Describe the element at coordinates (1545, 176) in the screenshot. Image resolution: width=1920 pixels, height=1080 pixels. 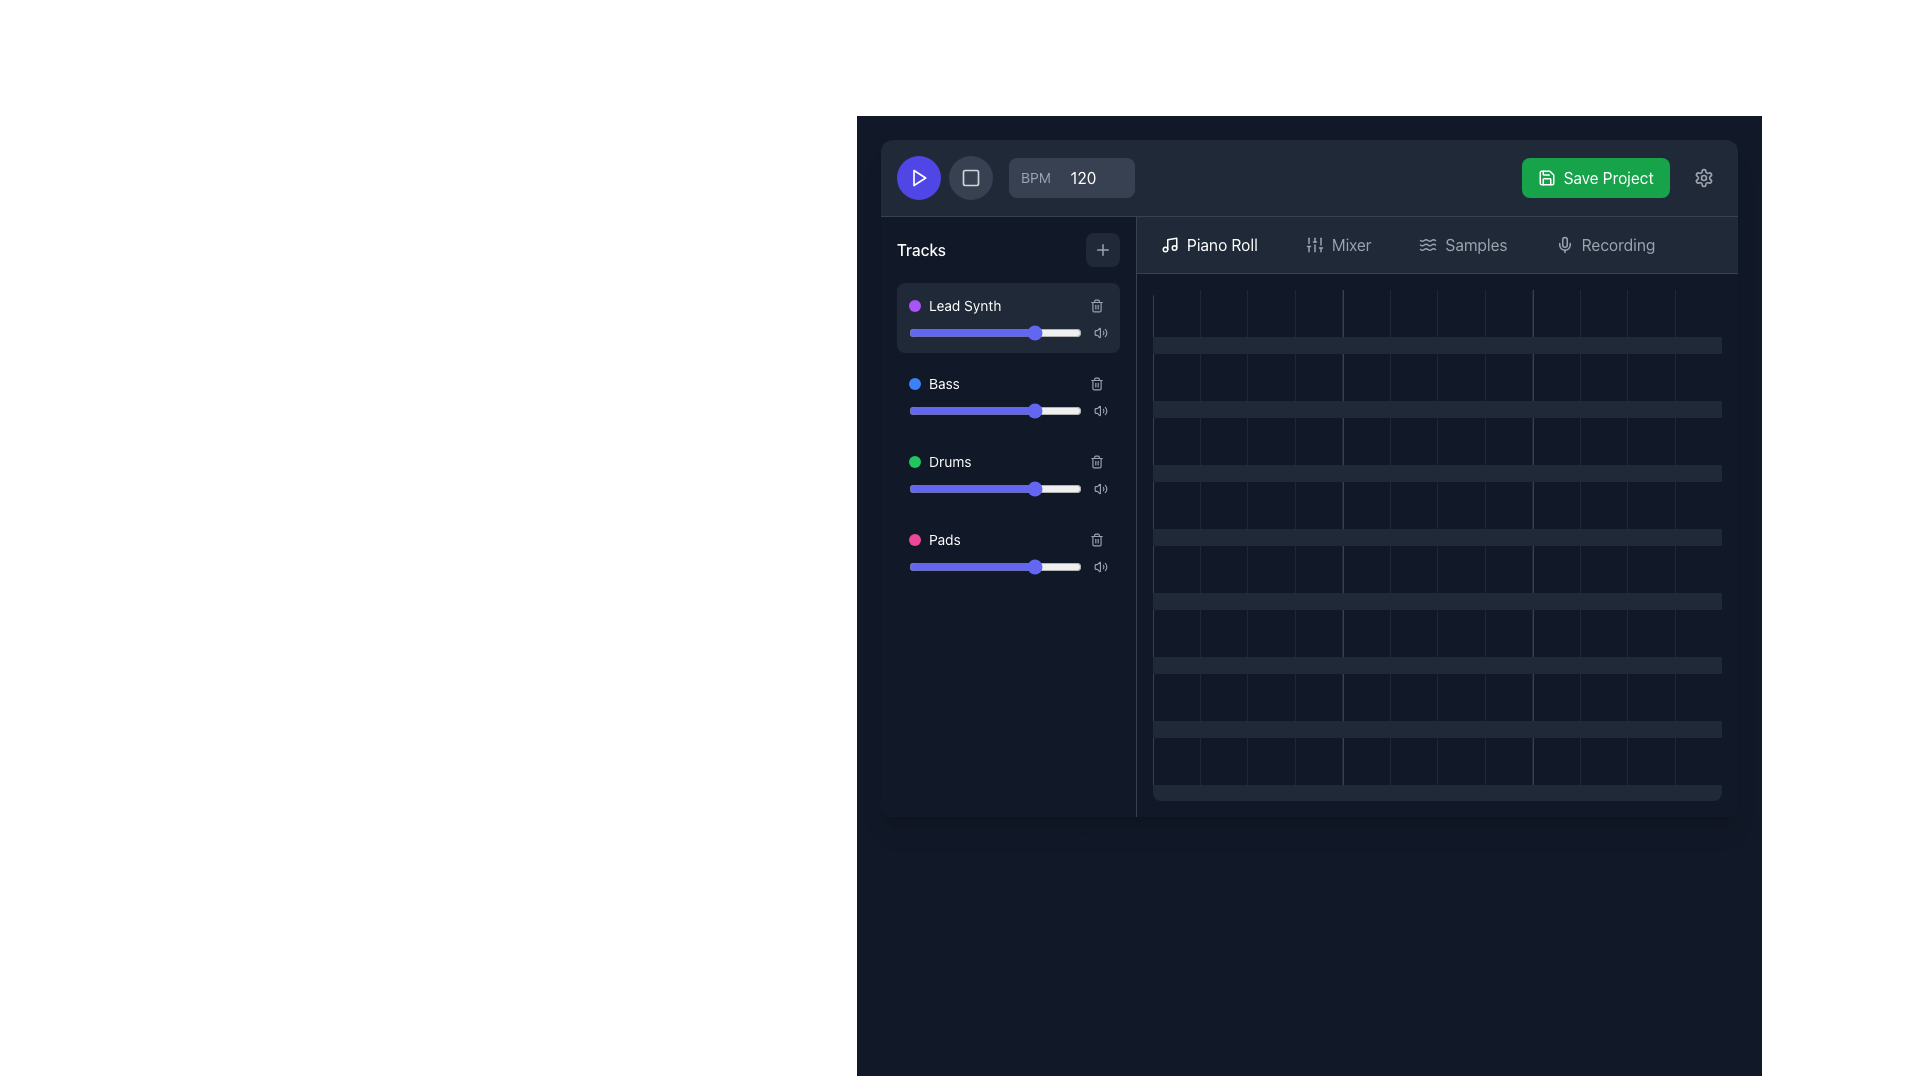
I see `the save icon within the 'Save Project' button` at that location.